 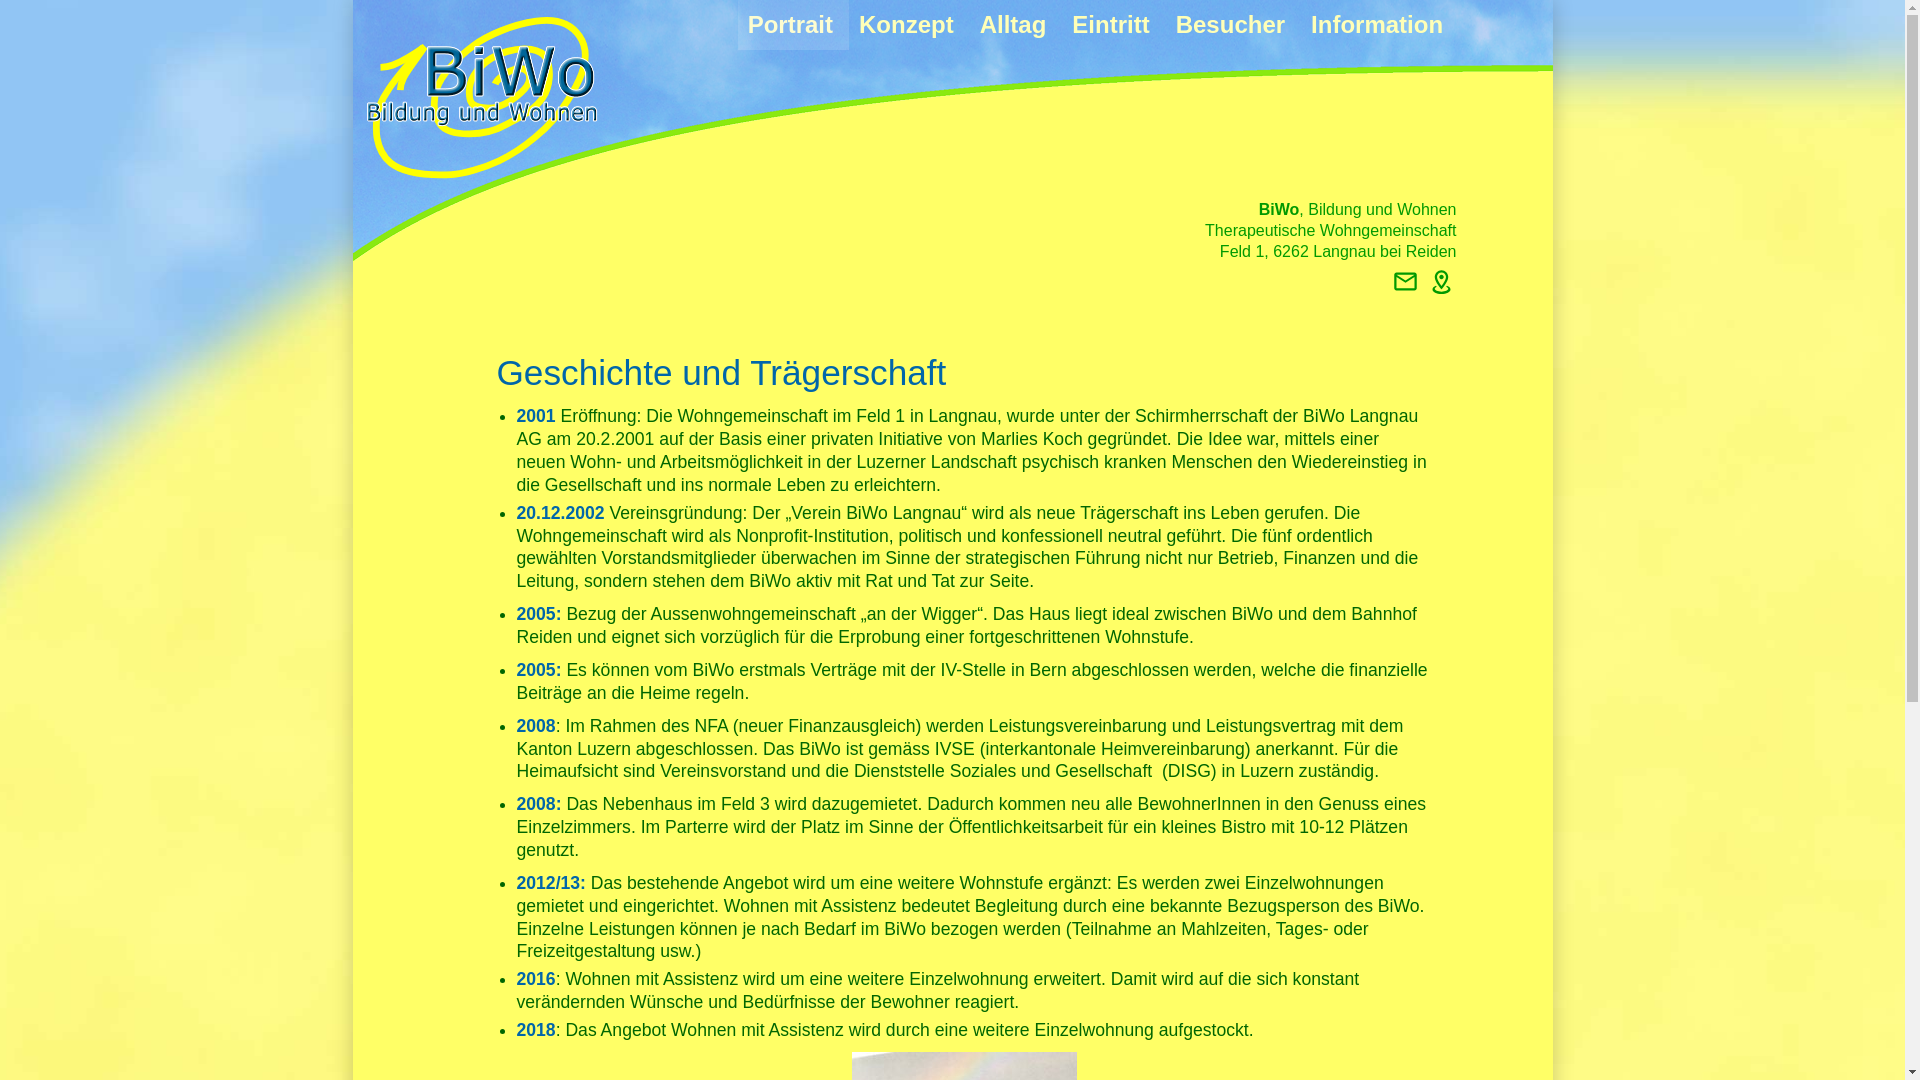 What do you see at coordinates (1376, 24) in the screenshot?
I see `'Information'` at bounding box center [1376, 24].